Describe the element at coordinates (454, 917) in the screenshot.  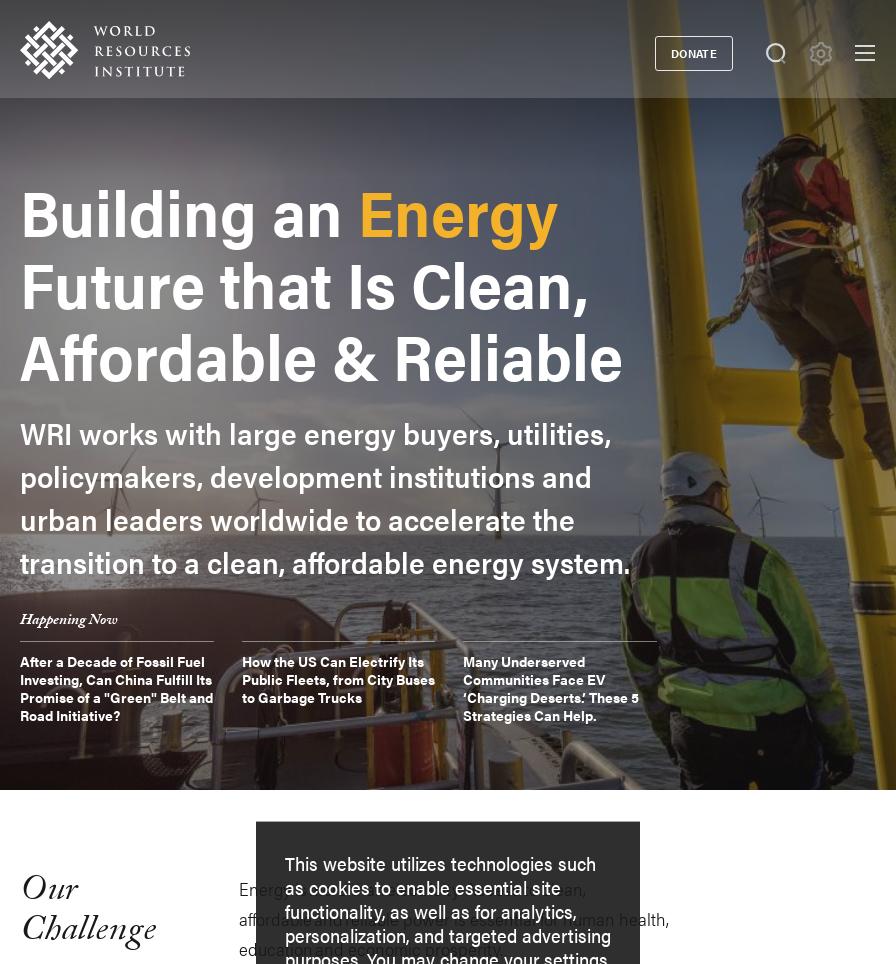
I see `'Energy is more than electricity. Access to clean, affordable and reliable power is essential for human health, education and economic prosperity.'` at that location.